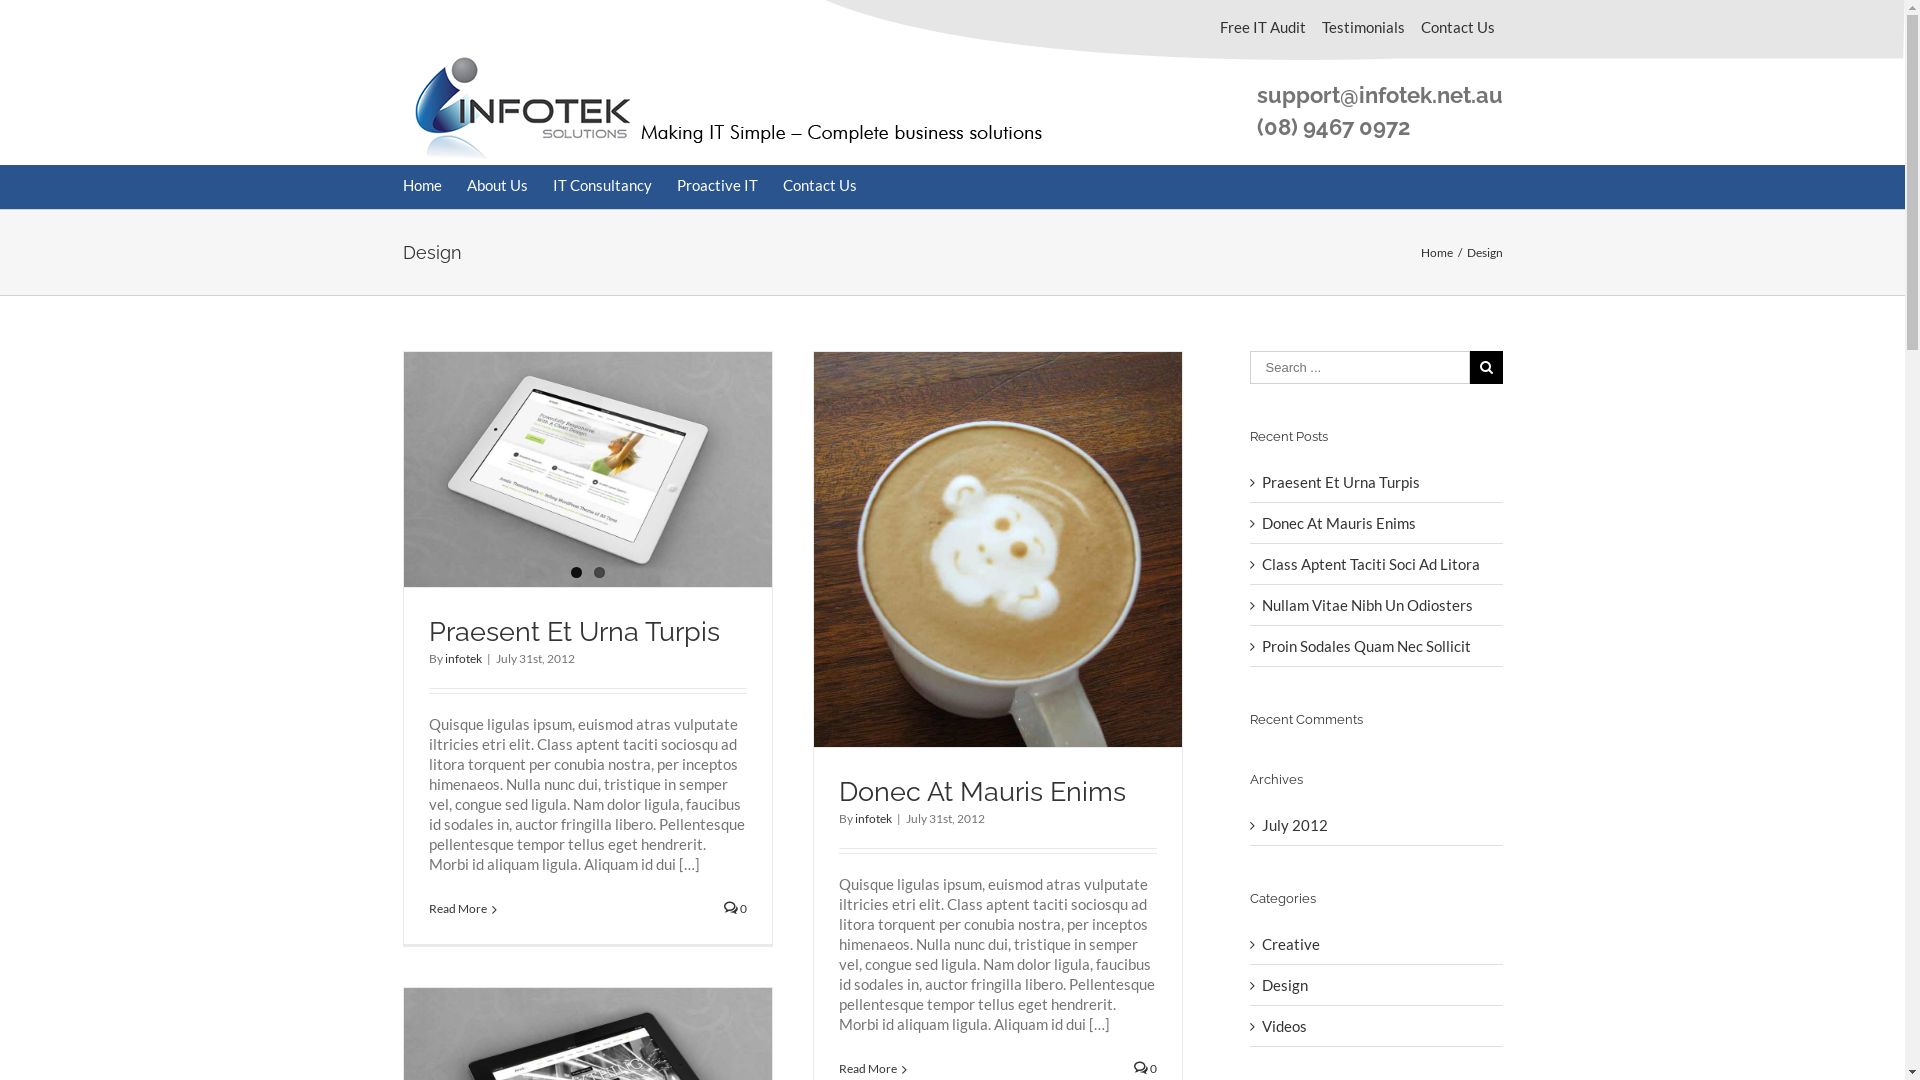 The width and height of the screenshot is (1920, 1080). What do you see at coordinates (1261, 604) in the screenshot?
I see `'Nullam Vitae Nibh Un Odiosters'` at bounding box center [1261, 604].